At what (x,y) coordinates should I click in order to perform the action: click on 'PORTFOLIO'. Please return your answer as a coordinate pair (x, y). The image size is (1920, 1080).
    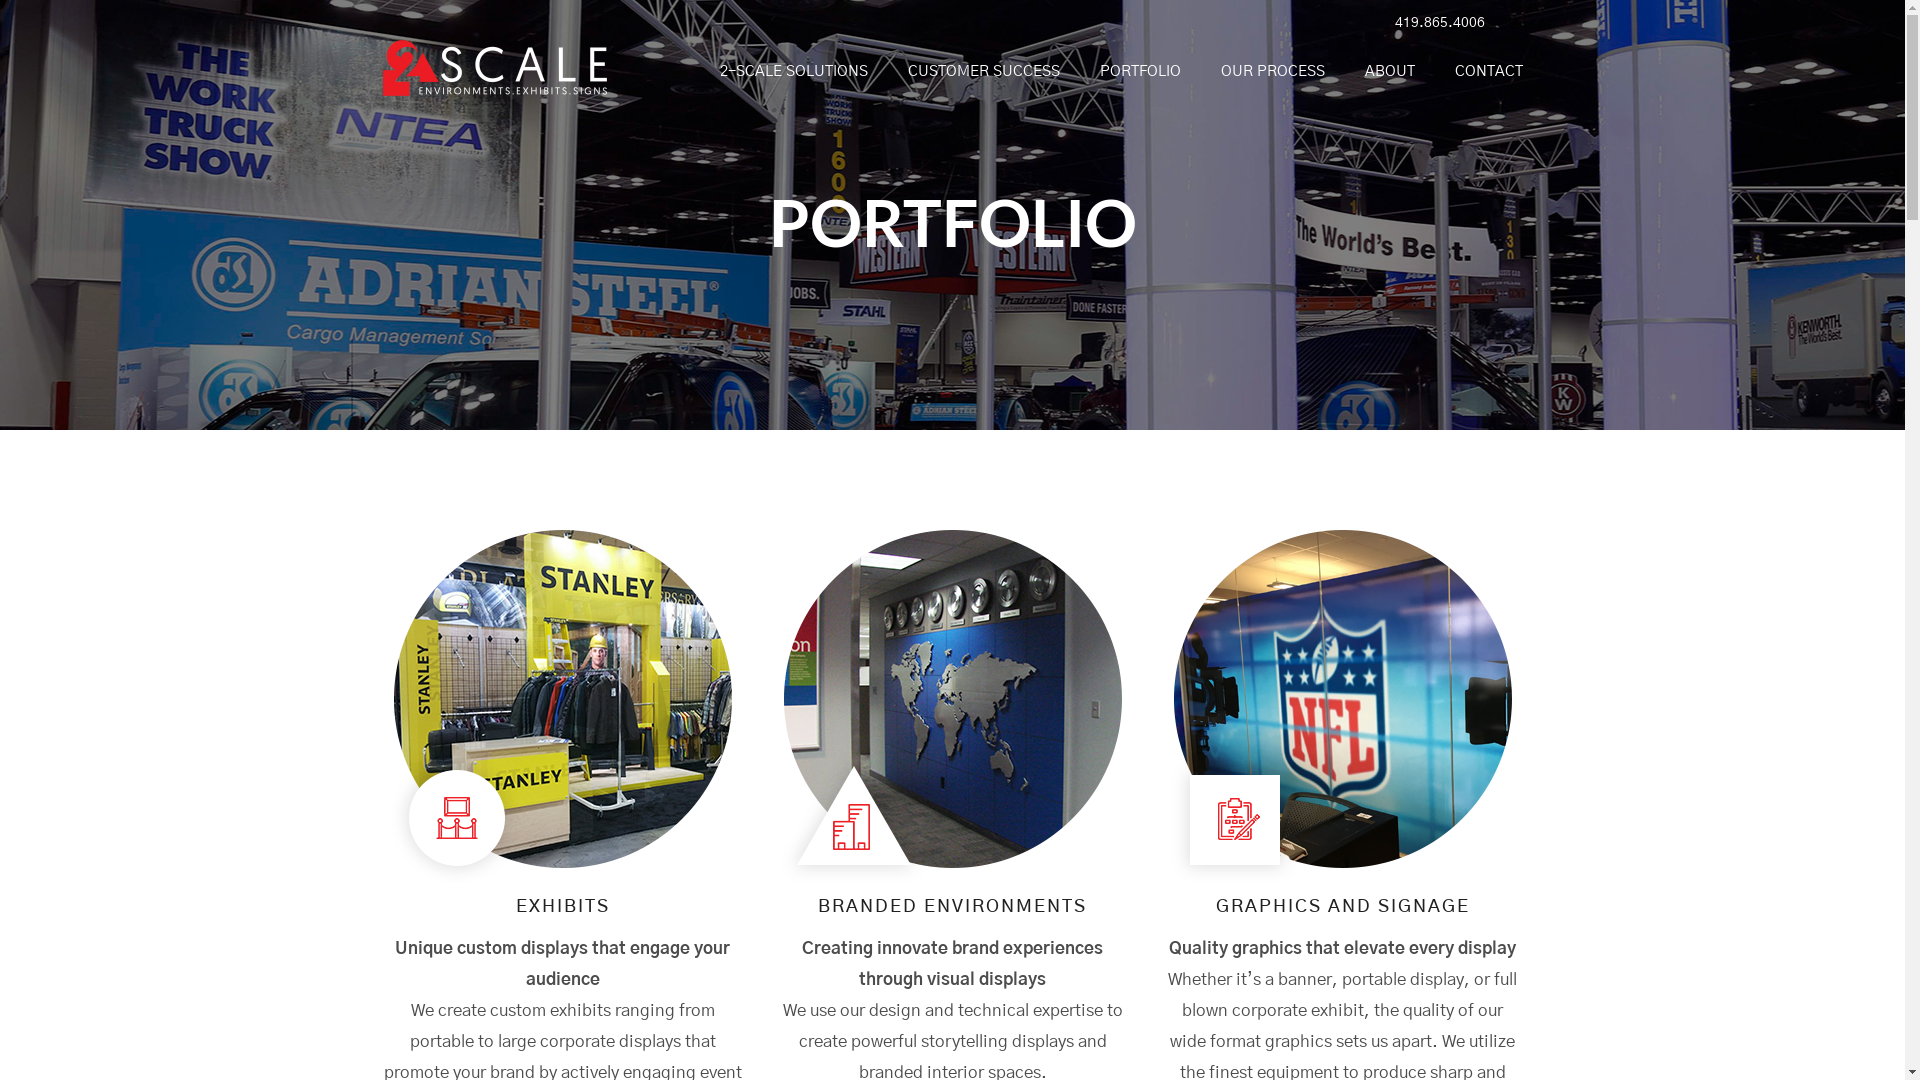
    Looking at the image, I should click on (1140, 71).